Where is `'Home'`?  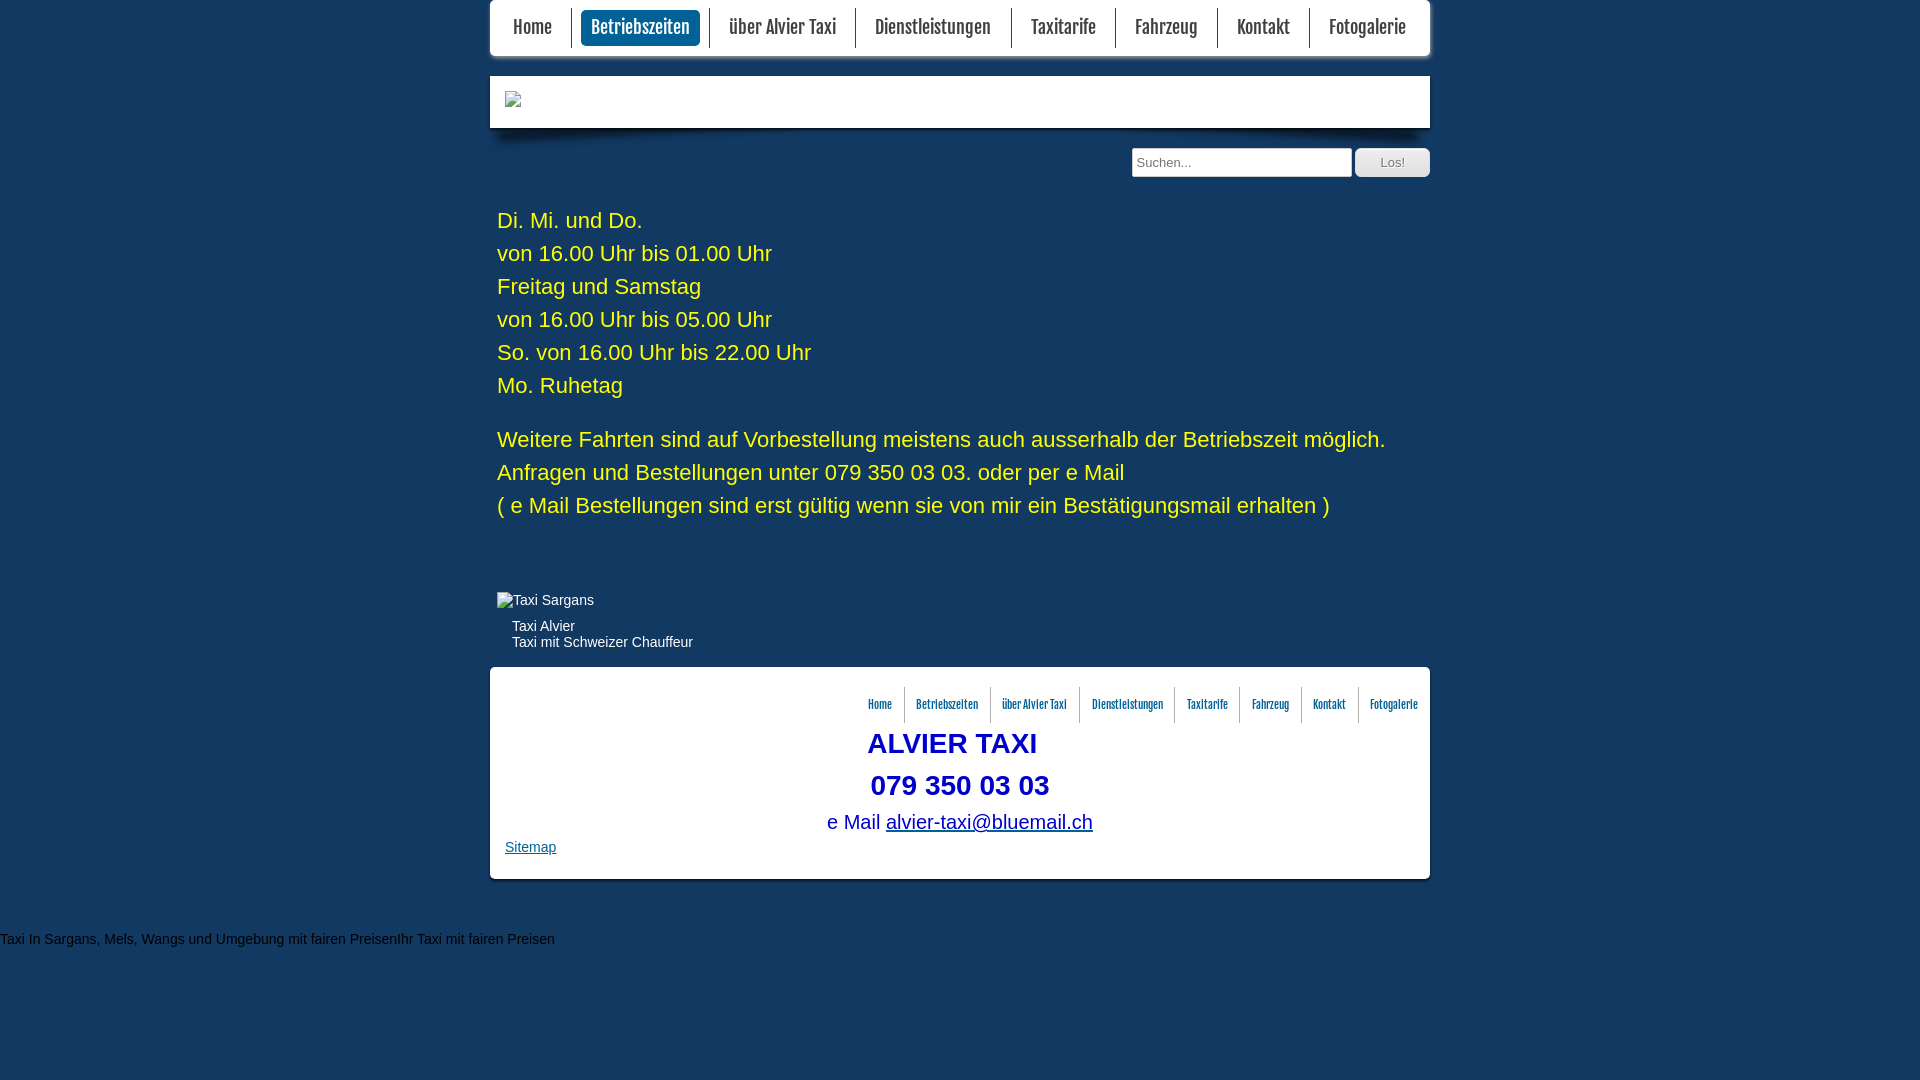 'Home' is located at coordinates (879, 704).